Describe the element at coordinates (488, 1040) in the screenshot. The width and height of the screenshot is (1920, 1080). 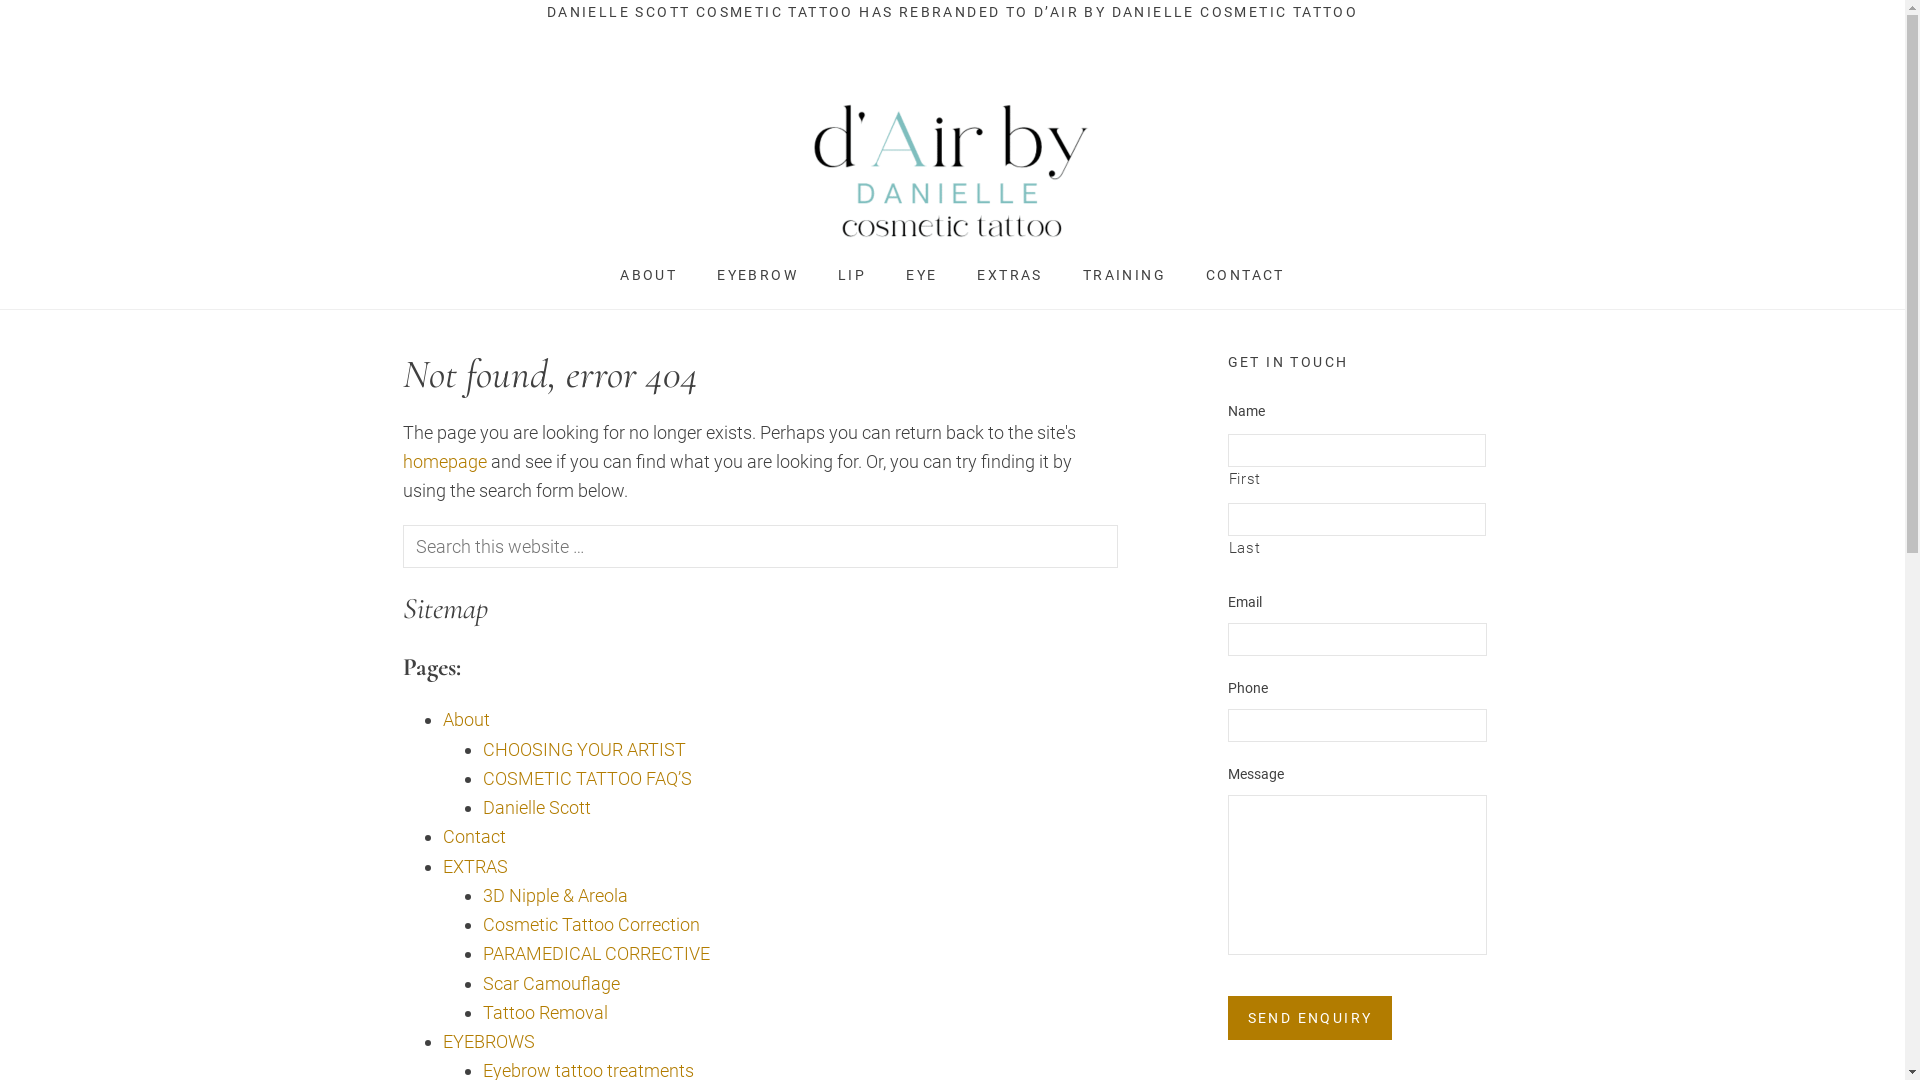
I see `'EYEBROWS'` at that location.